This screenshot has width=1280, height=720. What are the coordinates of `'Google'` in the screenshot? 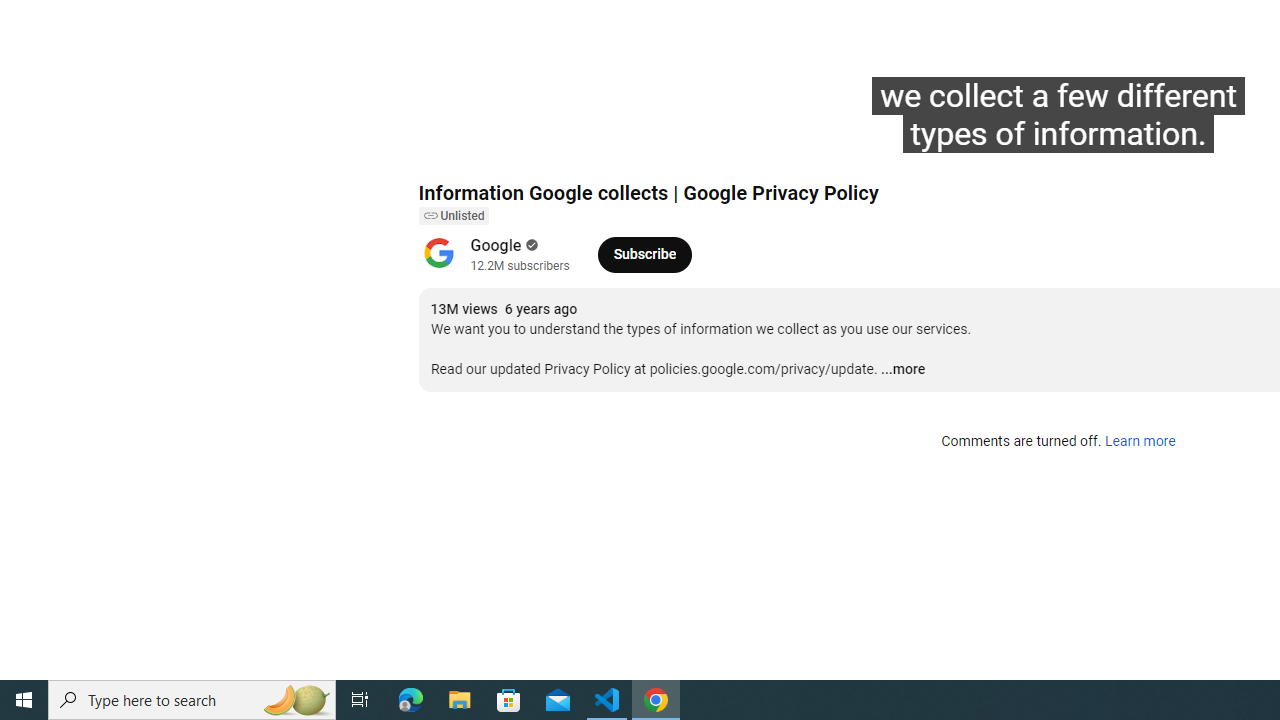 It's located at (496, 244).